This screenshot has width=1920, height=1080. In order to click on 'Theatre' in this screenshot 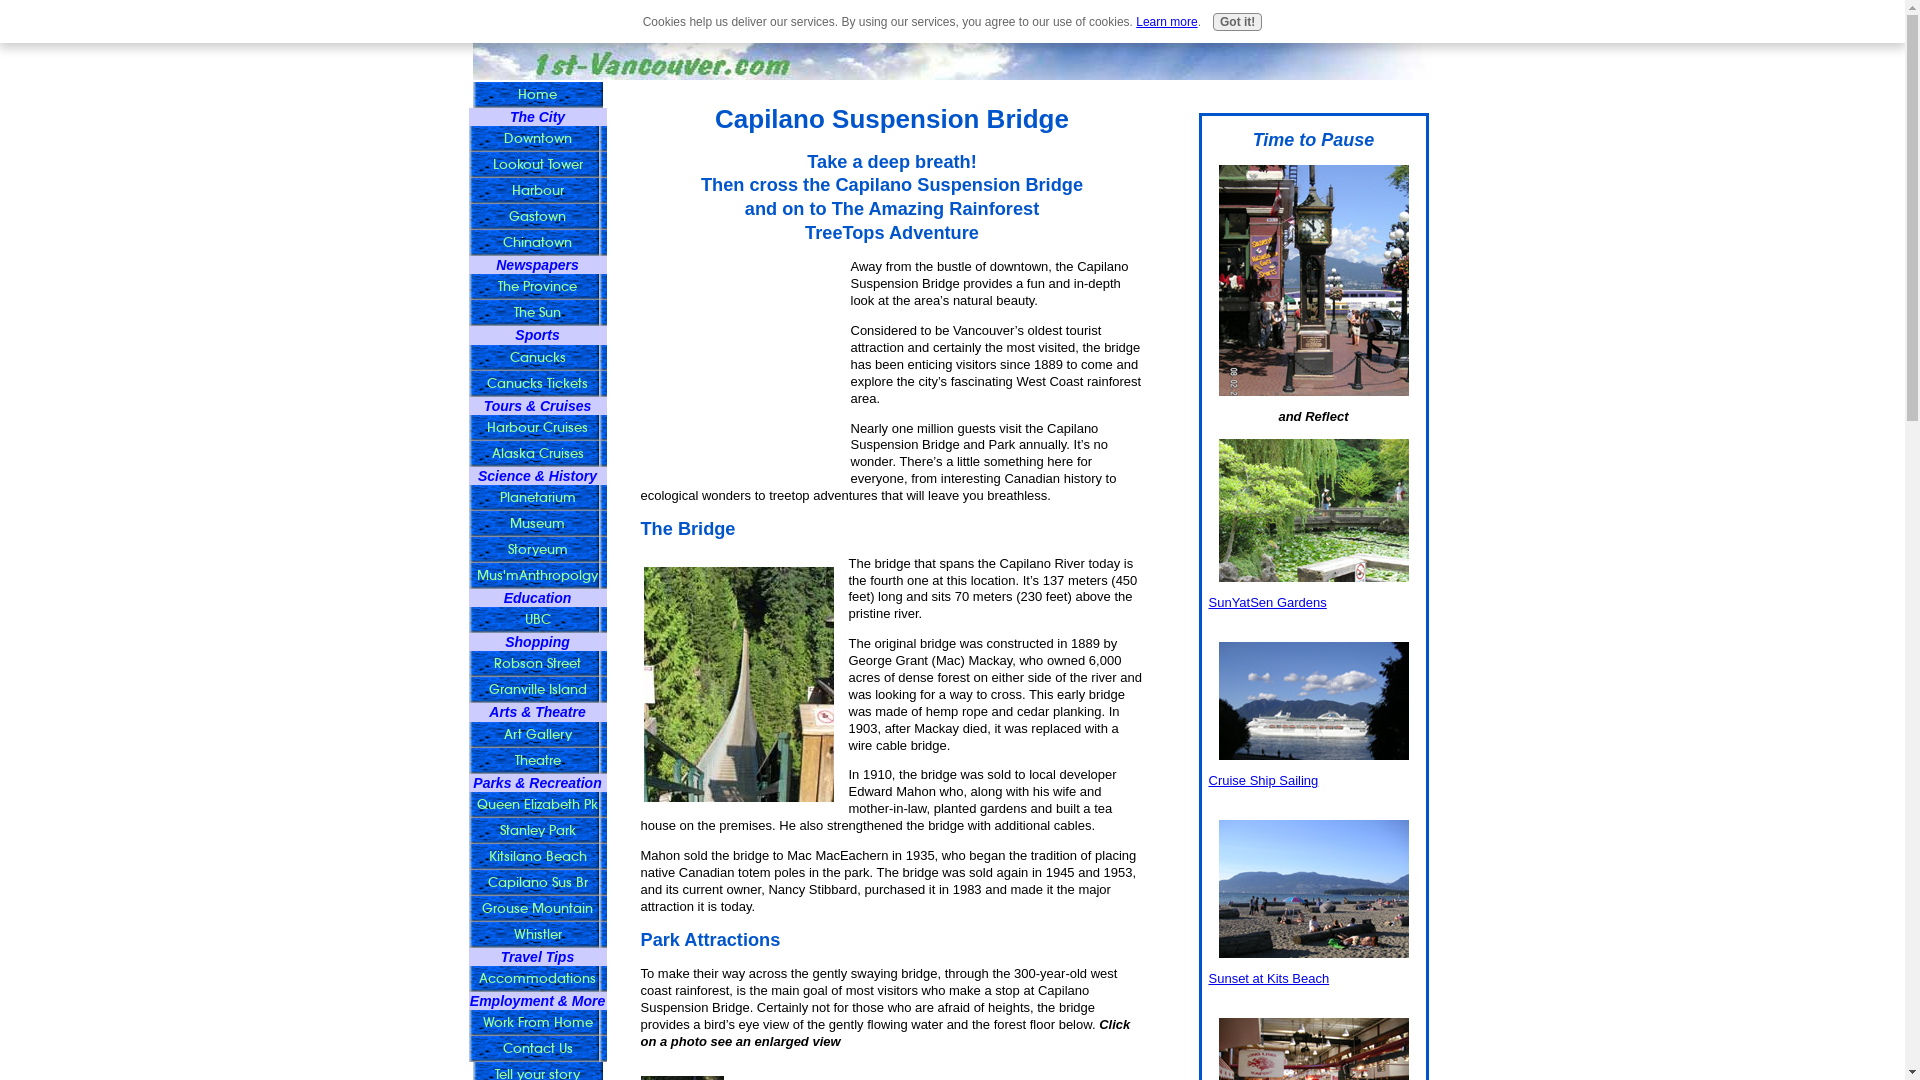, I will do `click(537, 760)`.